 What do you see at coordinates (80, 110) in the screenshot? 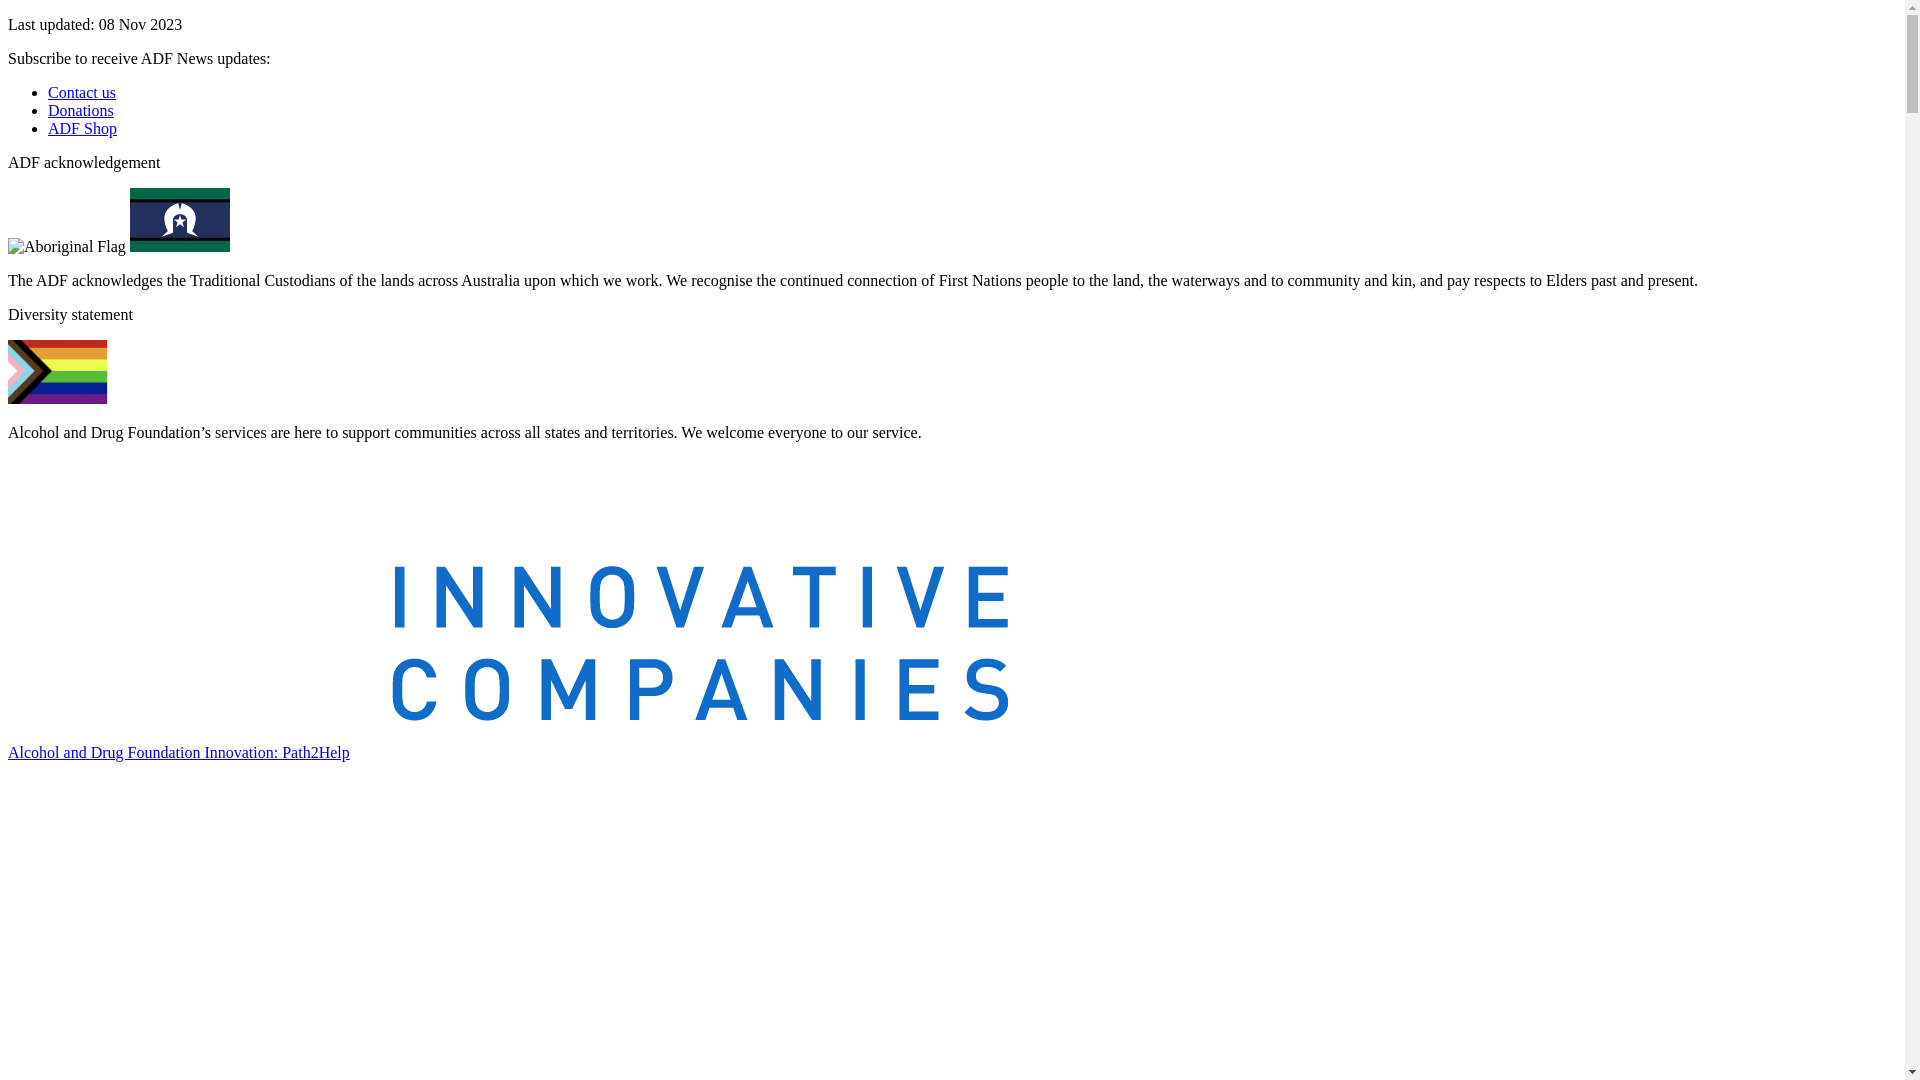
I see `'Donations'` at bounding box center [80, 110].